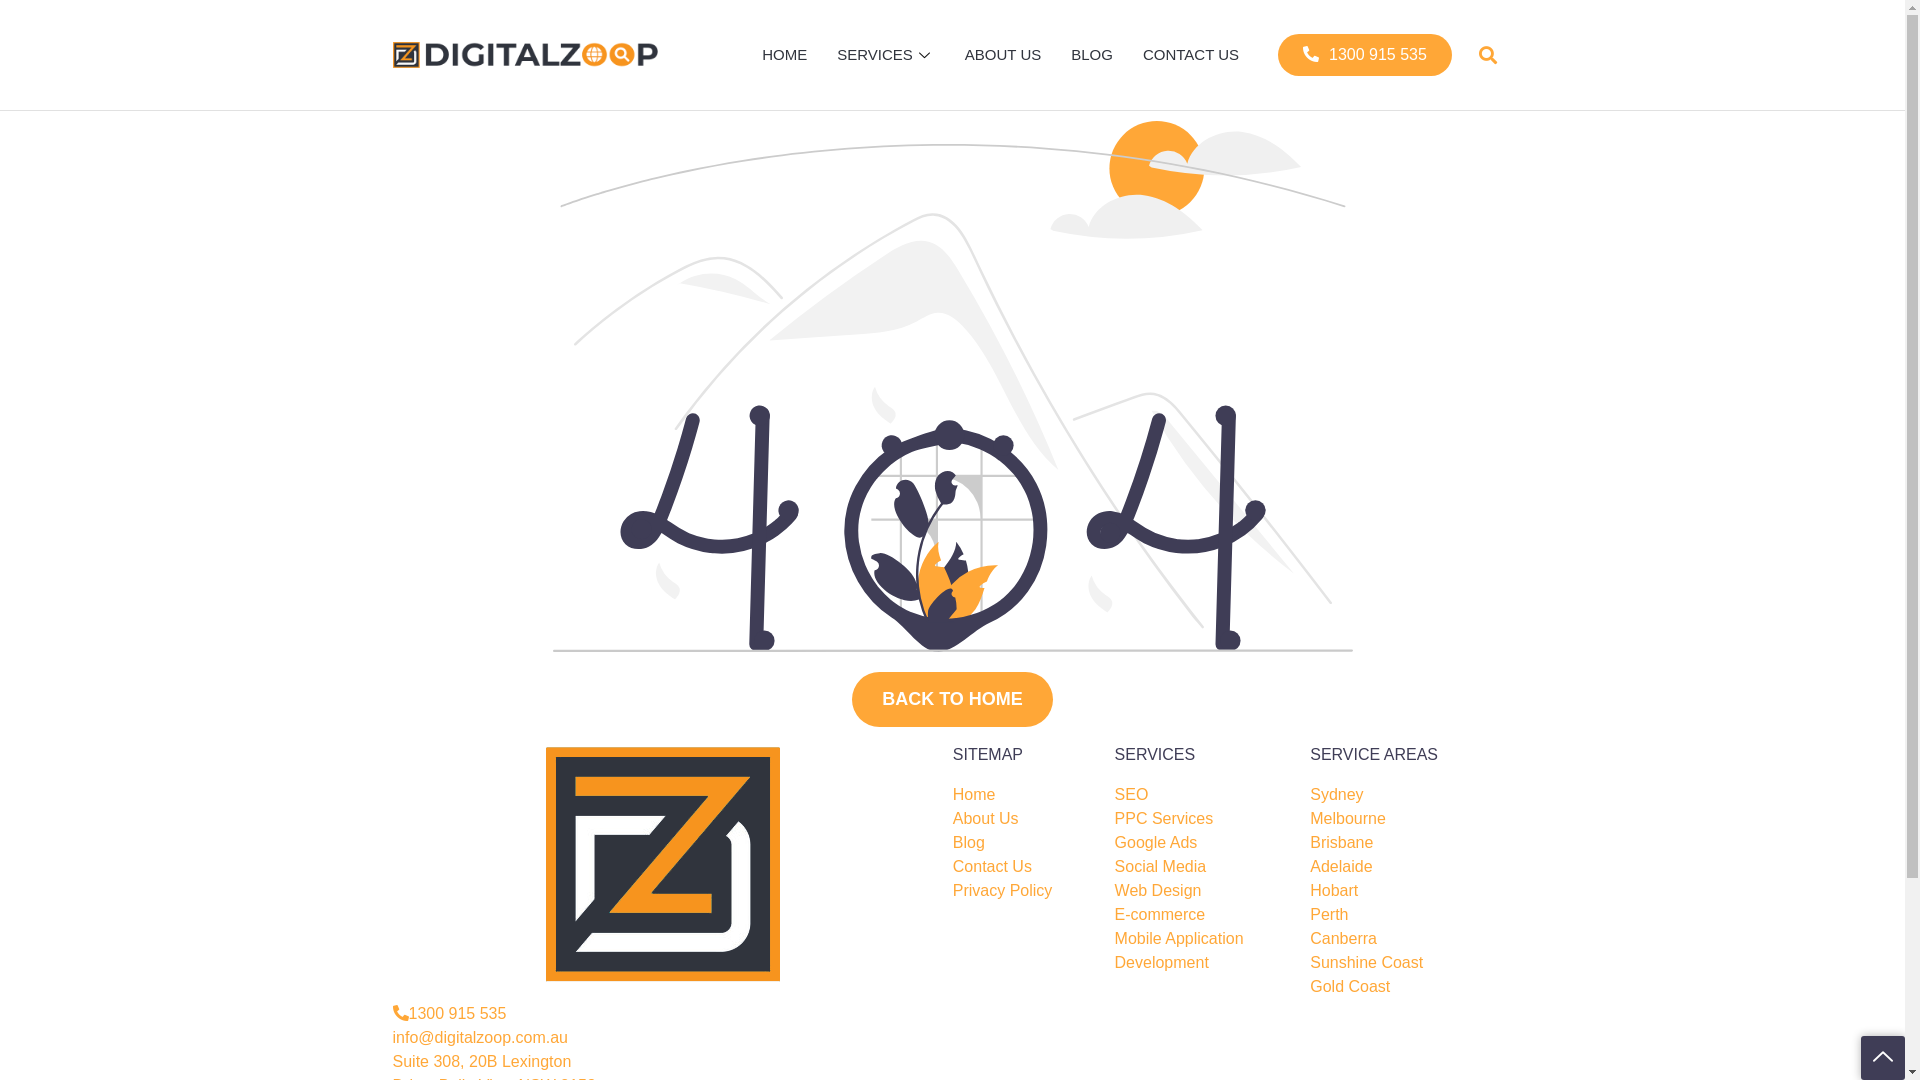 The height and width of the screenshot is (1080, 1920). What do you see at coordinates (1003, 890) in the screenshot?
I see `'Privacy Policy'` at bounding box center [1003, 890].